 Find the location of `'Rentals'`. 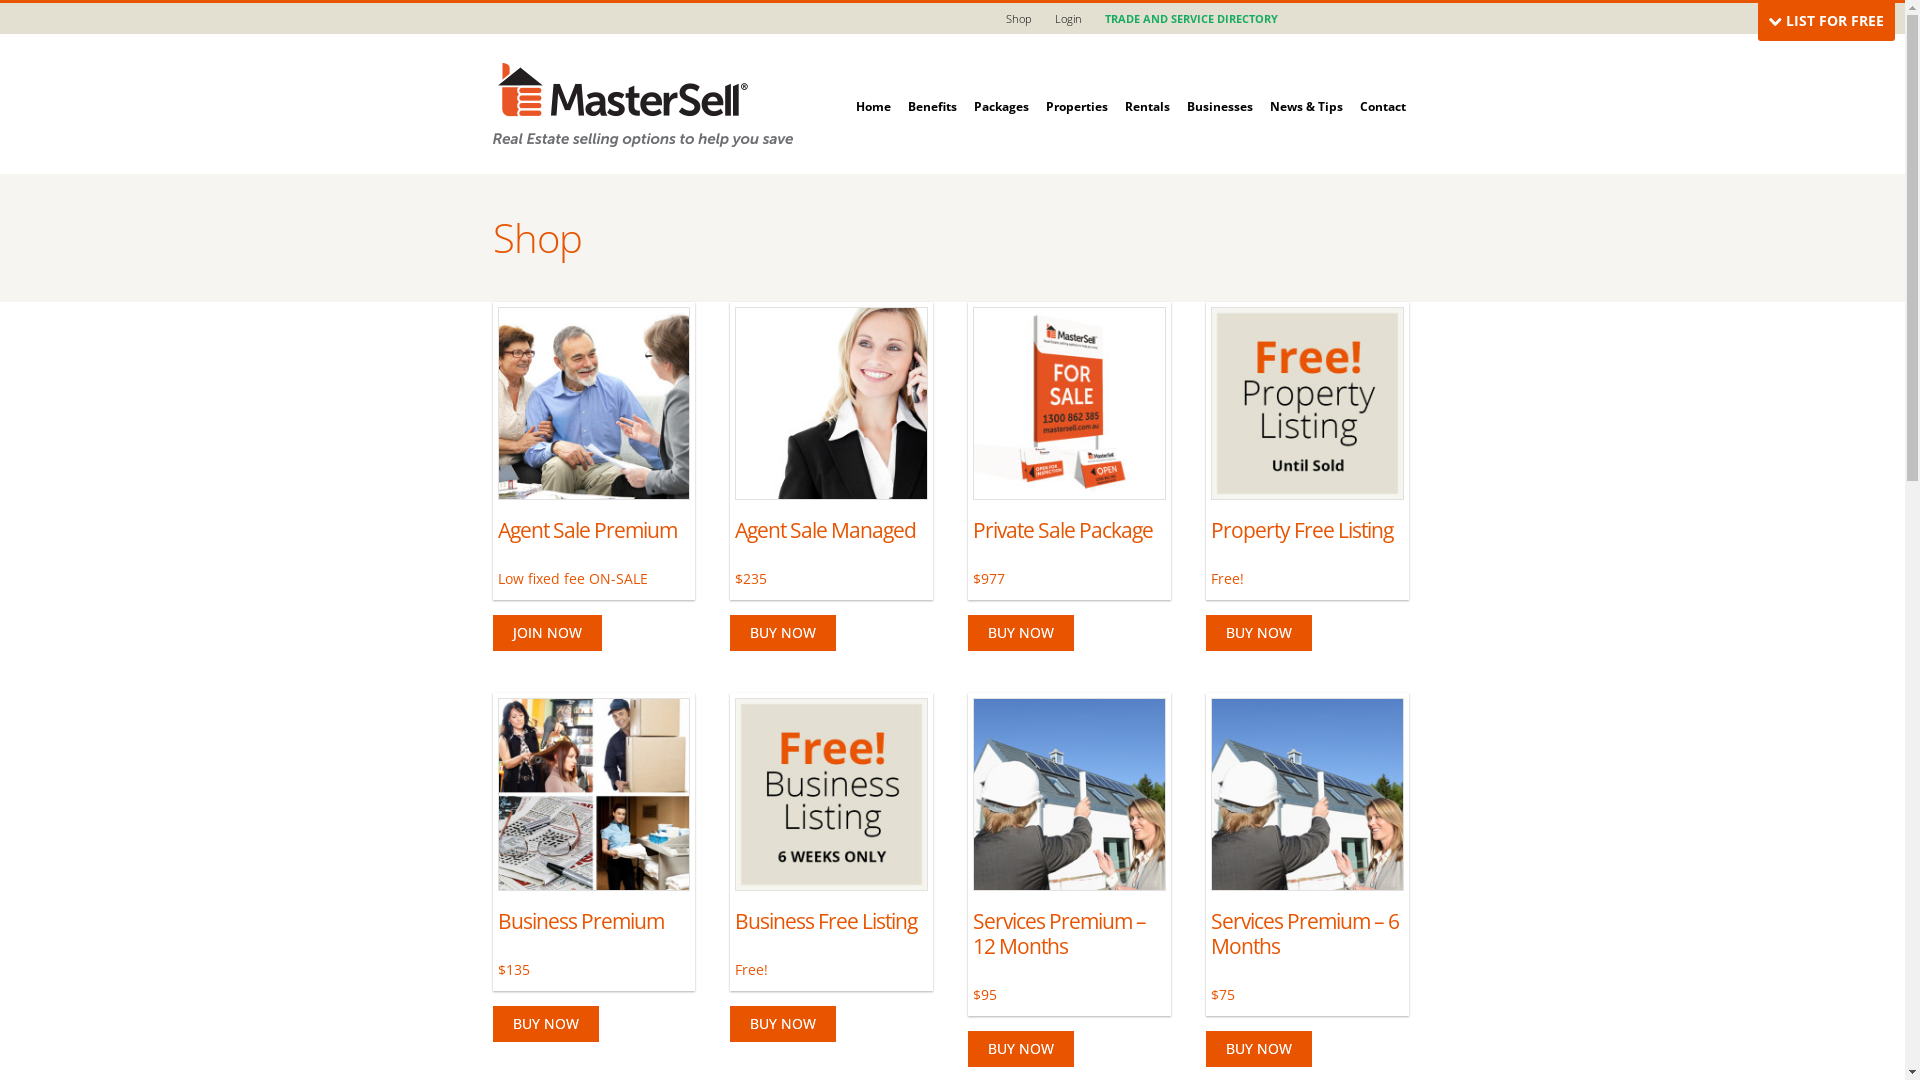

'Rentals' is located at coordinates (1146, 84).